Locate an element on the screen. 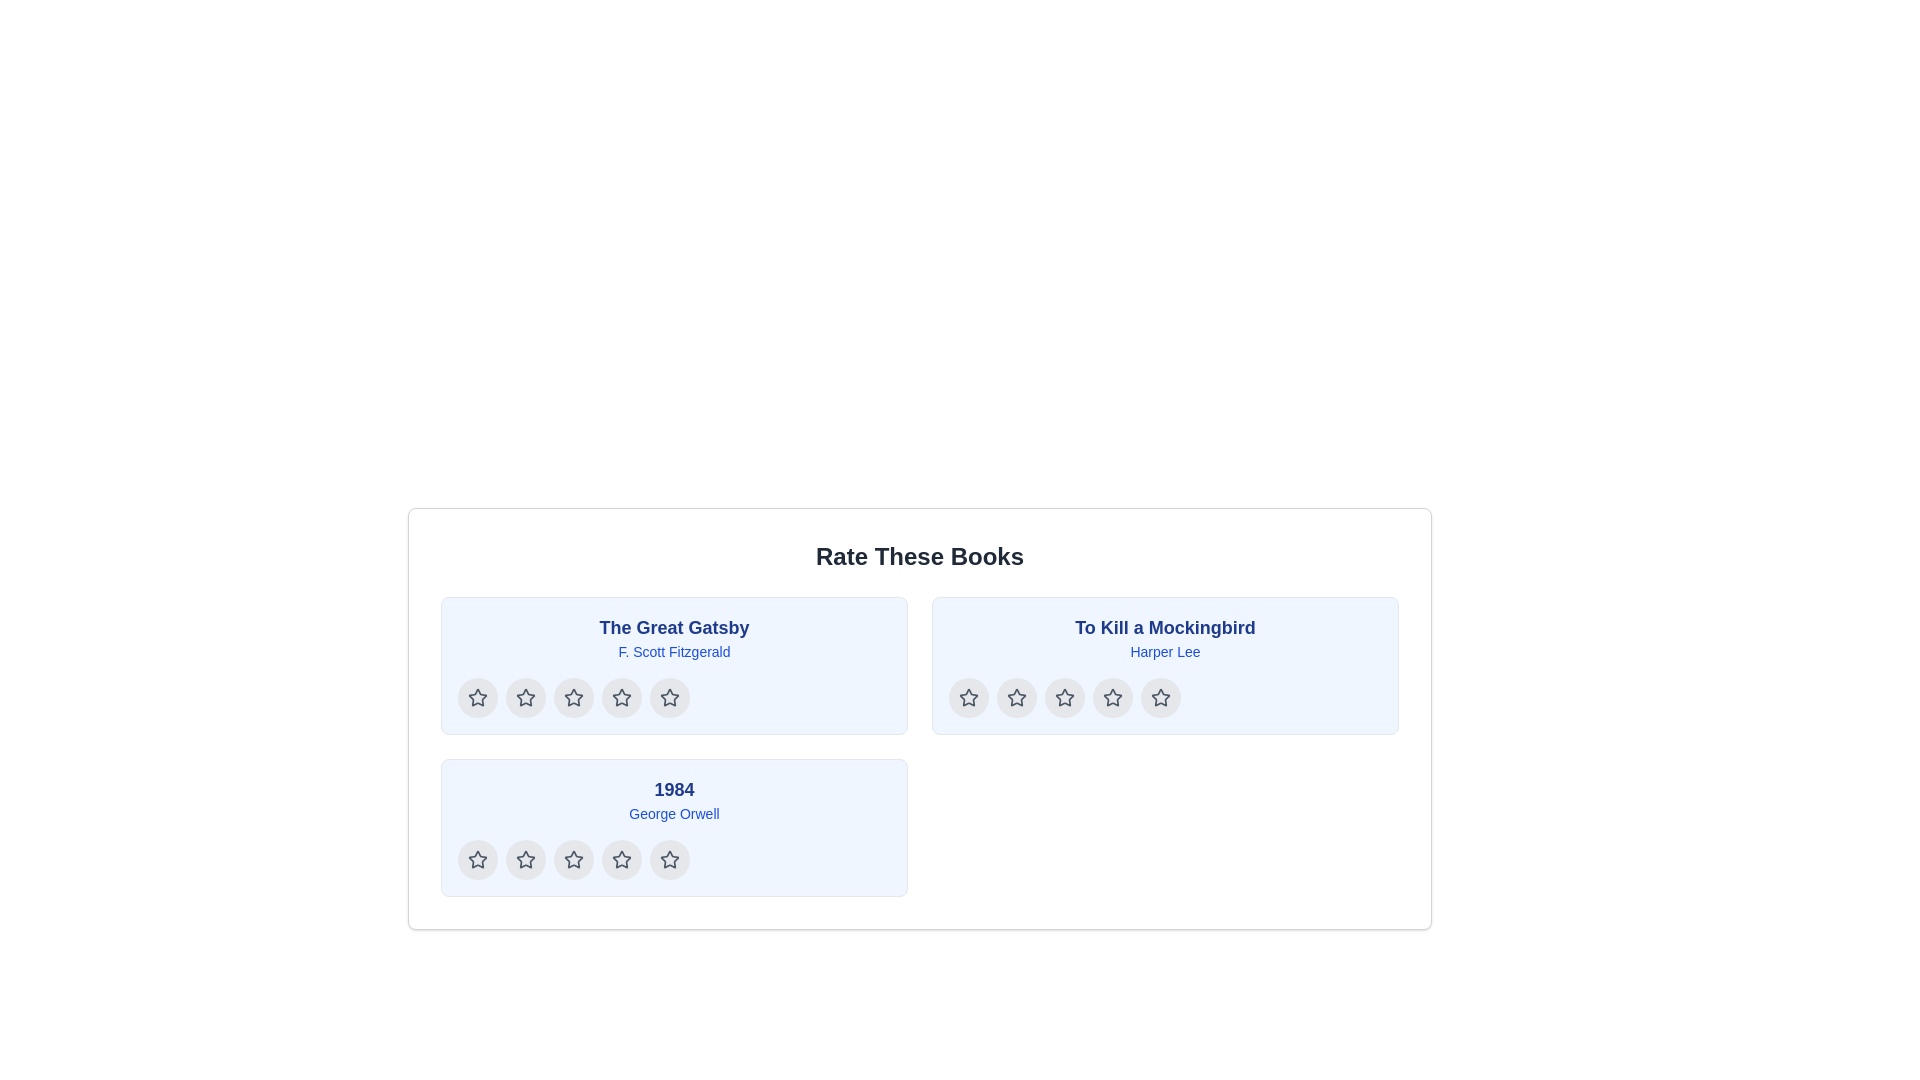 The image size is (1920, 1080). the first interactive rating star icon for the book '1984' by George Orwell is located at coordinates (477, 858).